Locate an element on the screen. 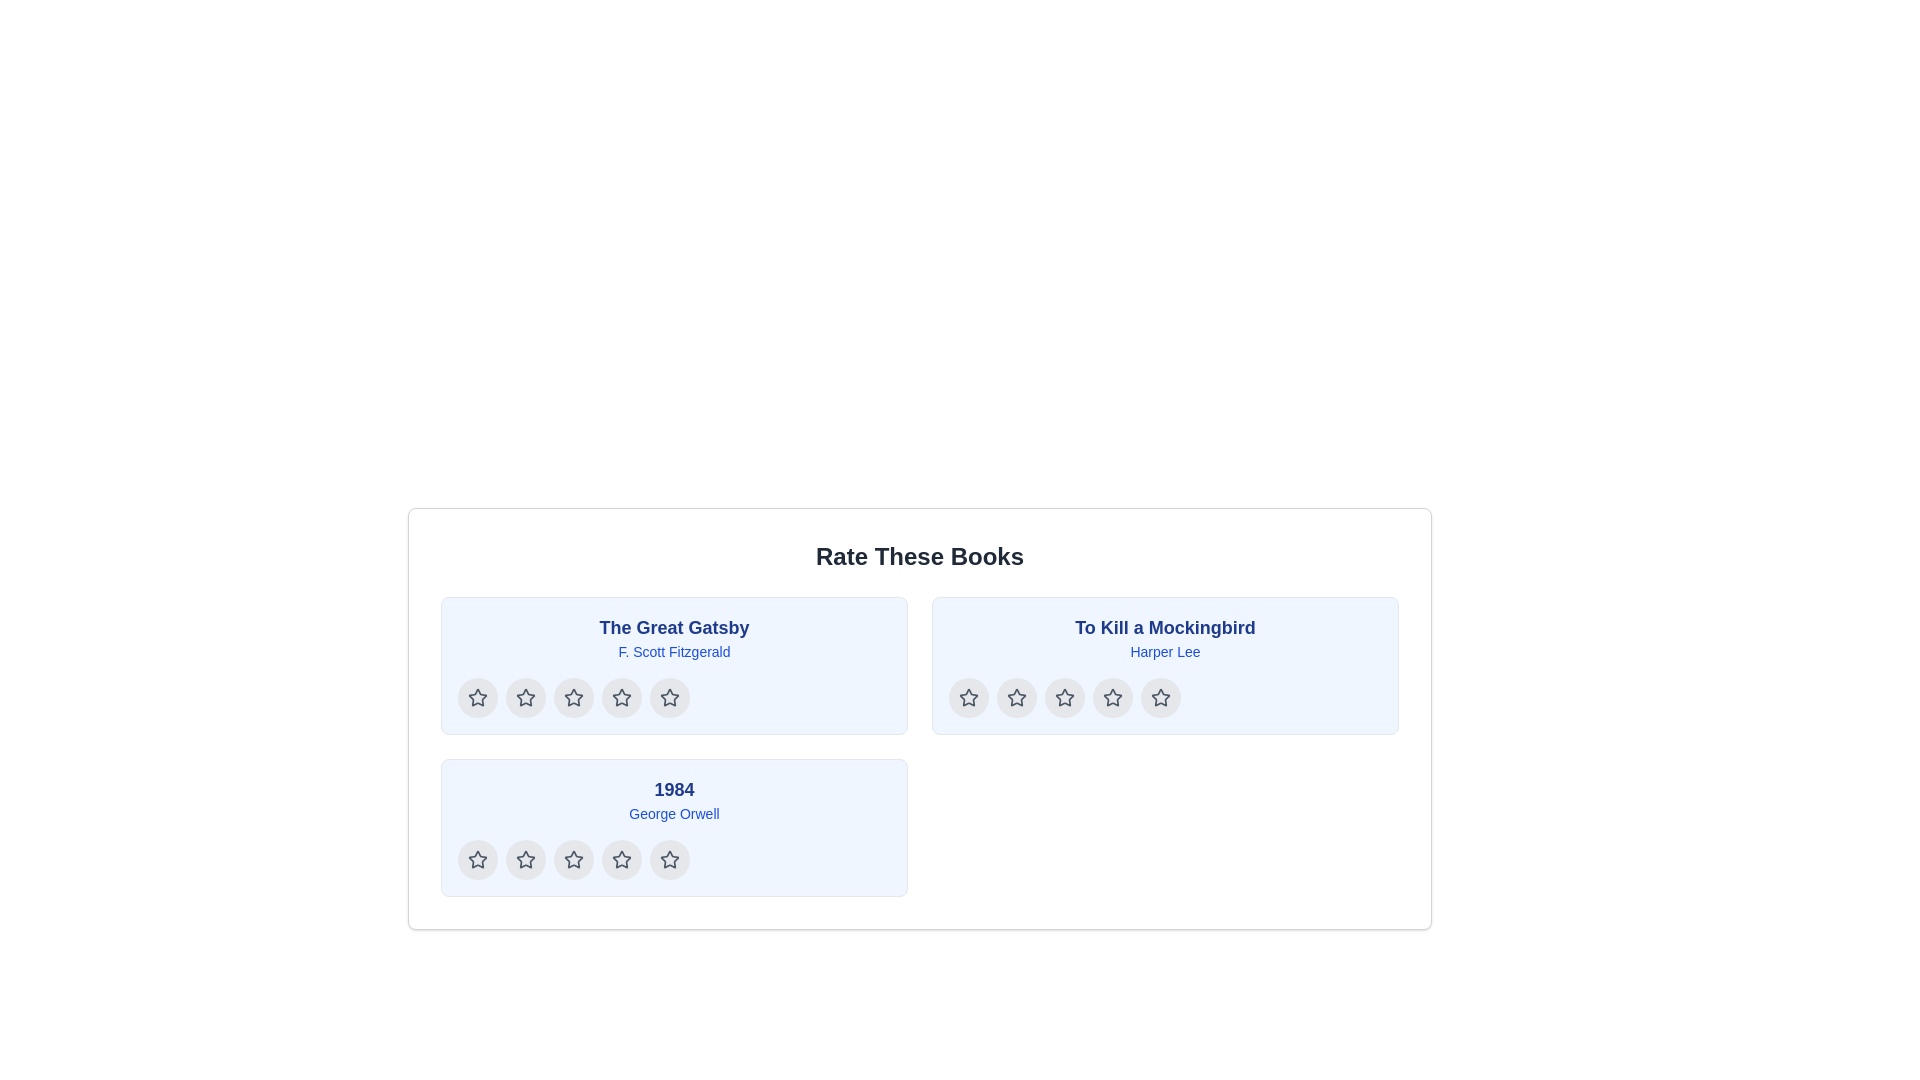 The image size is (1920, 1080). the first interactive rating star icon for the book '1984' by George Orwell is located at coordinates (477, 858).